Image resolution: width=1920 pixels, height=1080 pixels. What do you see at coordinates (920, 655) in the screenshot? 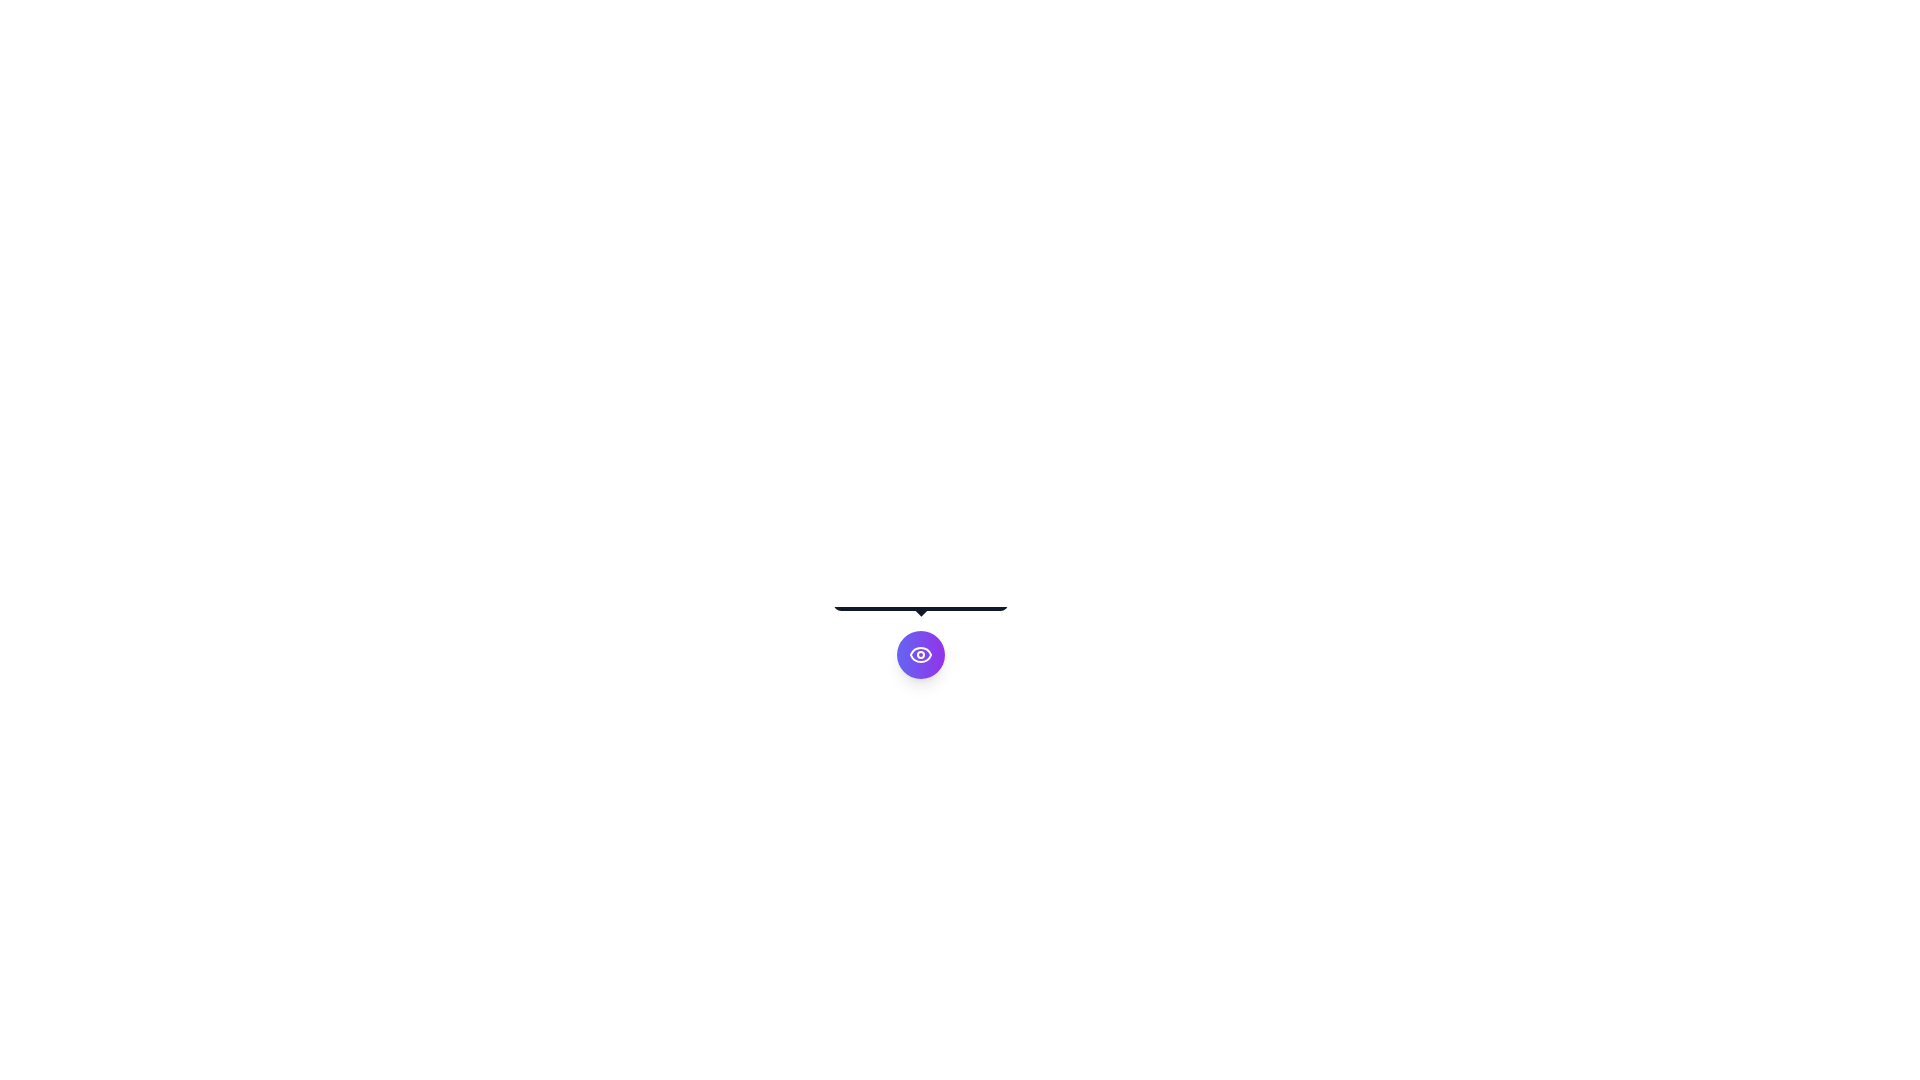
I see `the outer elliptical curve of the SVG eye icon by targeting its center point when it gains interactivity` at bounding box center [920, 655].